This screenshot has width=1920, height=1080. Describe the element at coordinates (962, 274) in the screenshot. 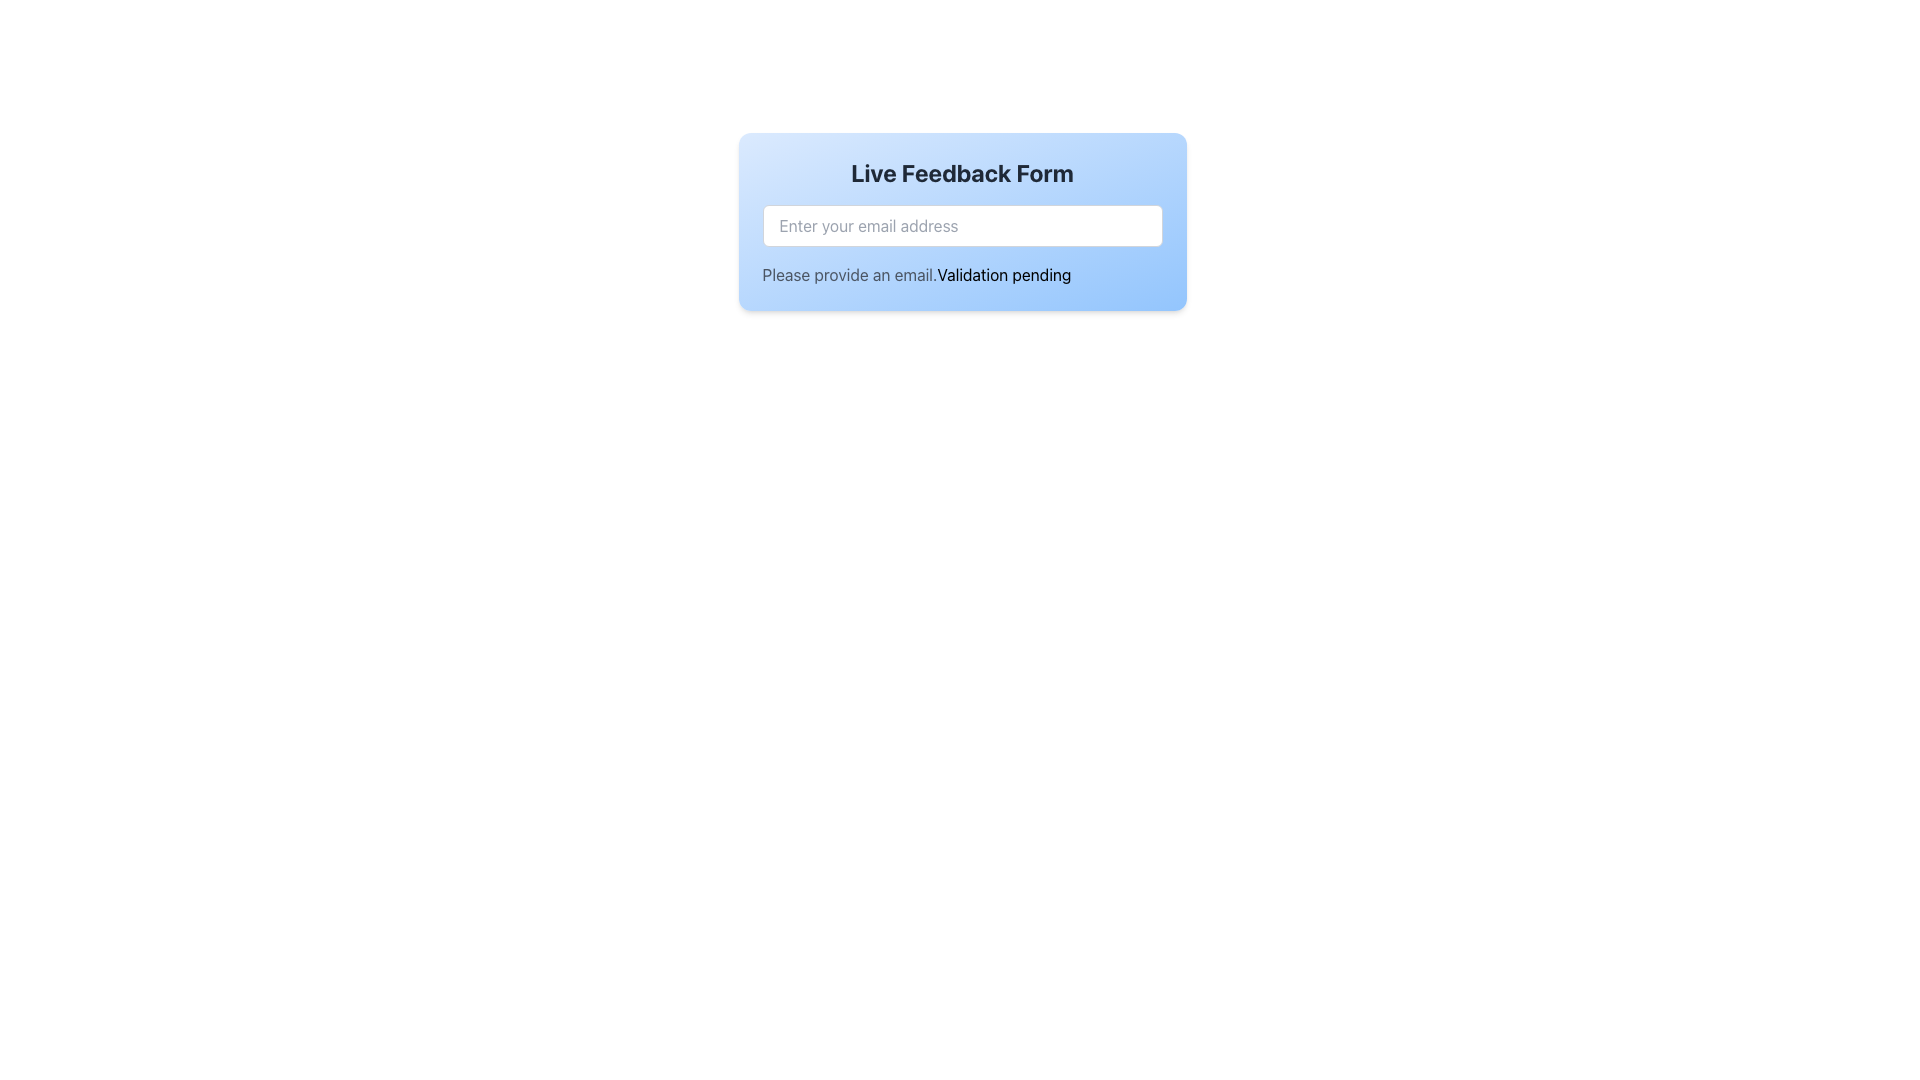

I see `message displayed in the text label that provides feedback about email input validation, which states 'Please provide an email.Validation pending'` at that location.